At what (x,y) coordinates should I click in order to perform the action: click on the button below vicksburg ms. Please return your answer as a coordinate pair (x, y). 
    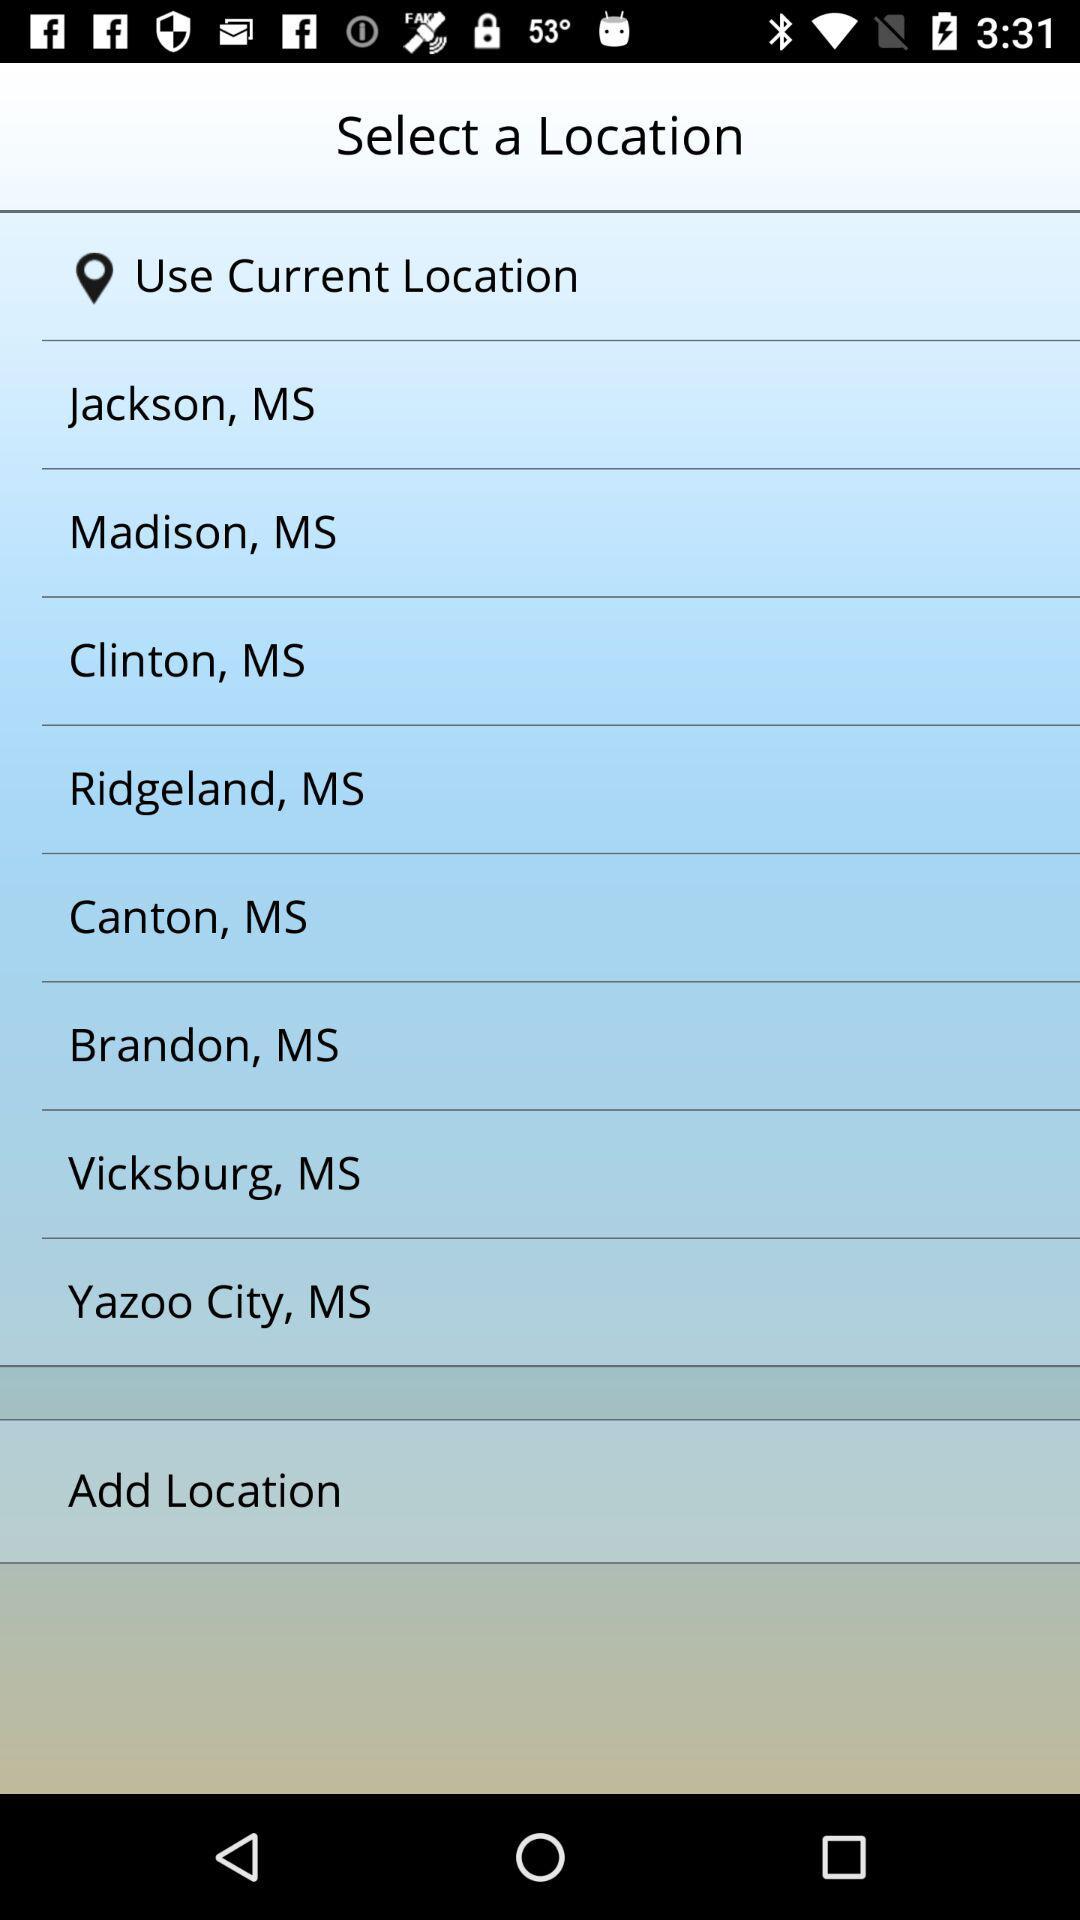
    Looking at the image, I should click on (514, 1302).